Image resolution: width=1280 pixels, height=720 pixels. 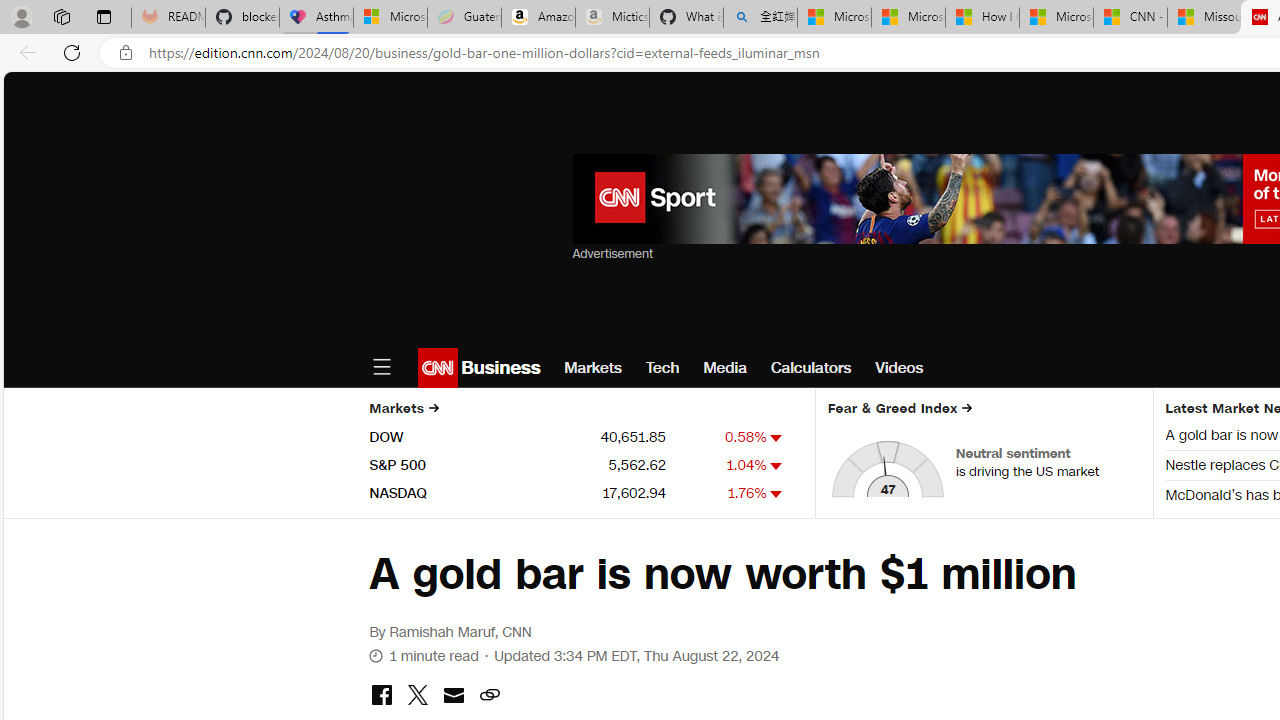 What do you see at coordinates (452, 694) in the screenshot?
I see `'Class: icon-social-email-fill'` at bounding box center [452, 694].